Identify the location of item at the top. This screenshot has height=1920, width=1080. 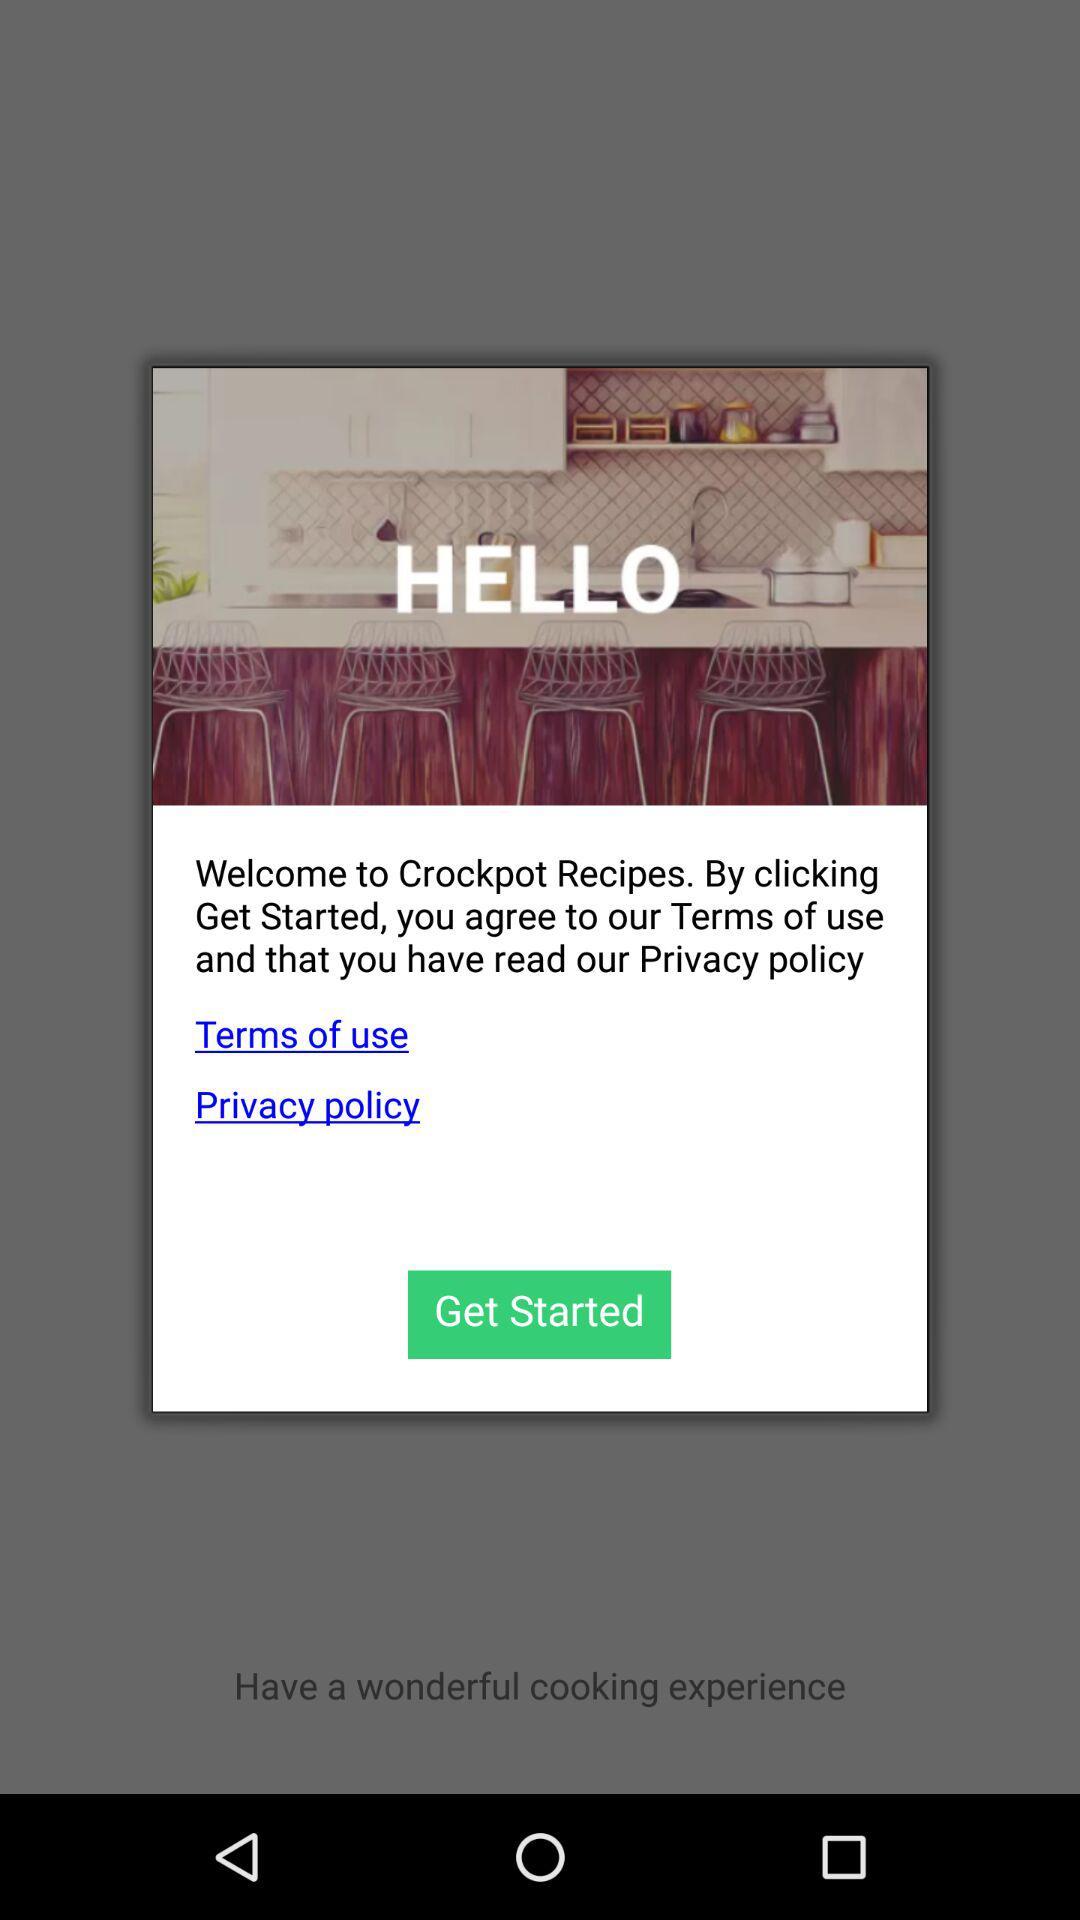
(540, 585).